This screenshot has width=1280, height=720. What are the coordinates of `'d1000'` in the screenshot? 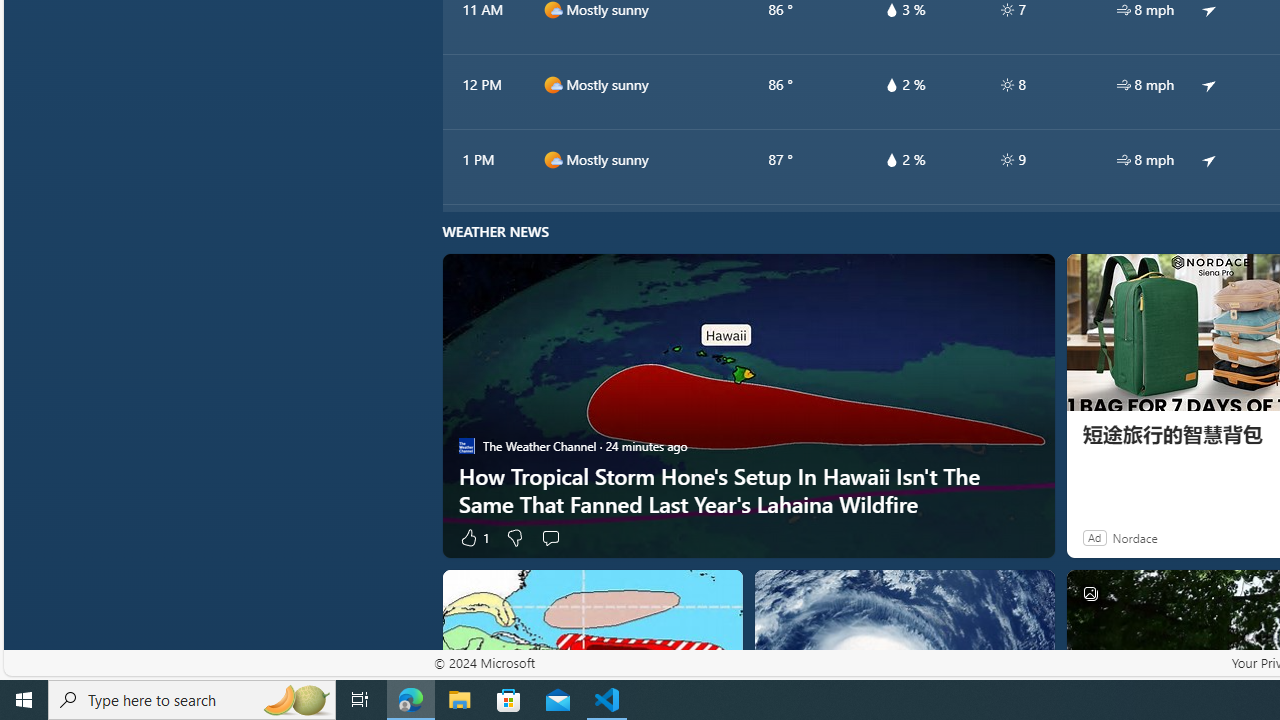 It's located at (552, 158).